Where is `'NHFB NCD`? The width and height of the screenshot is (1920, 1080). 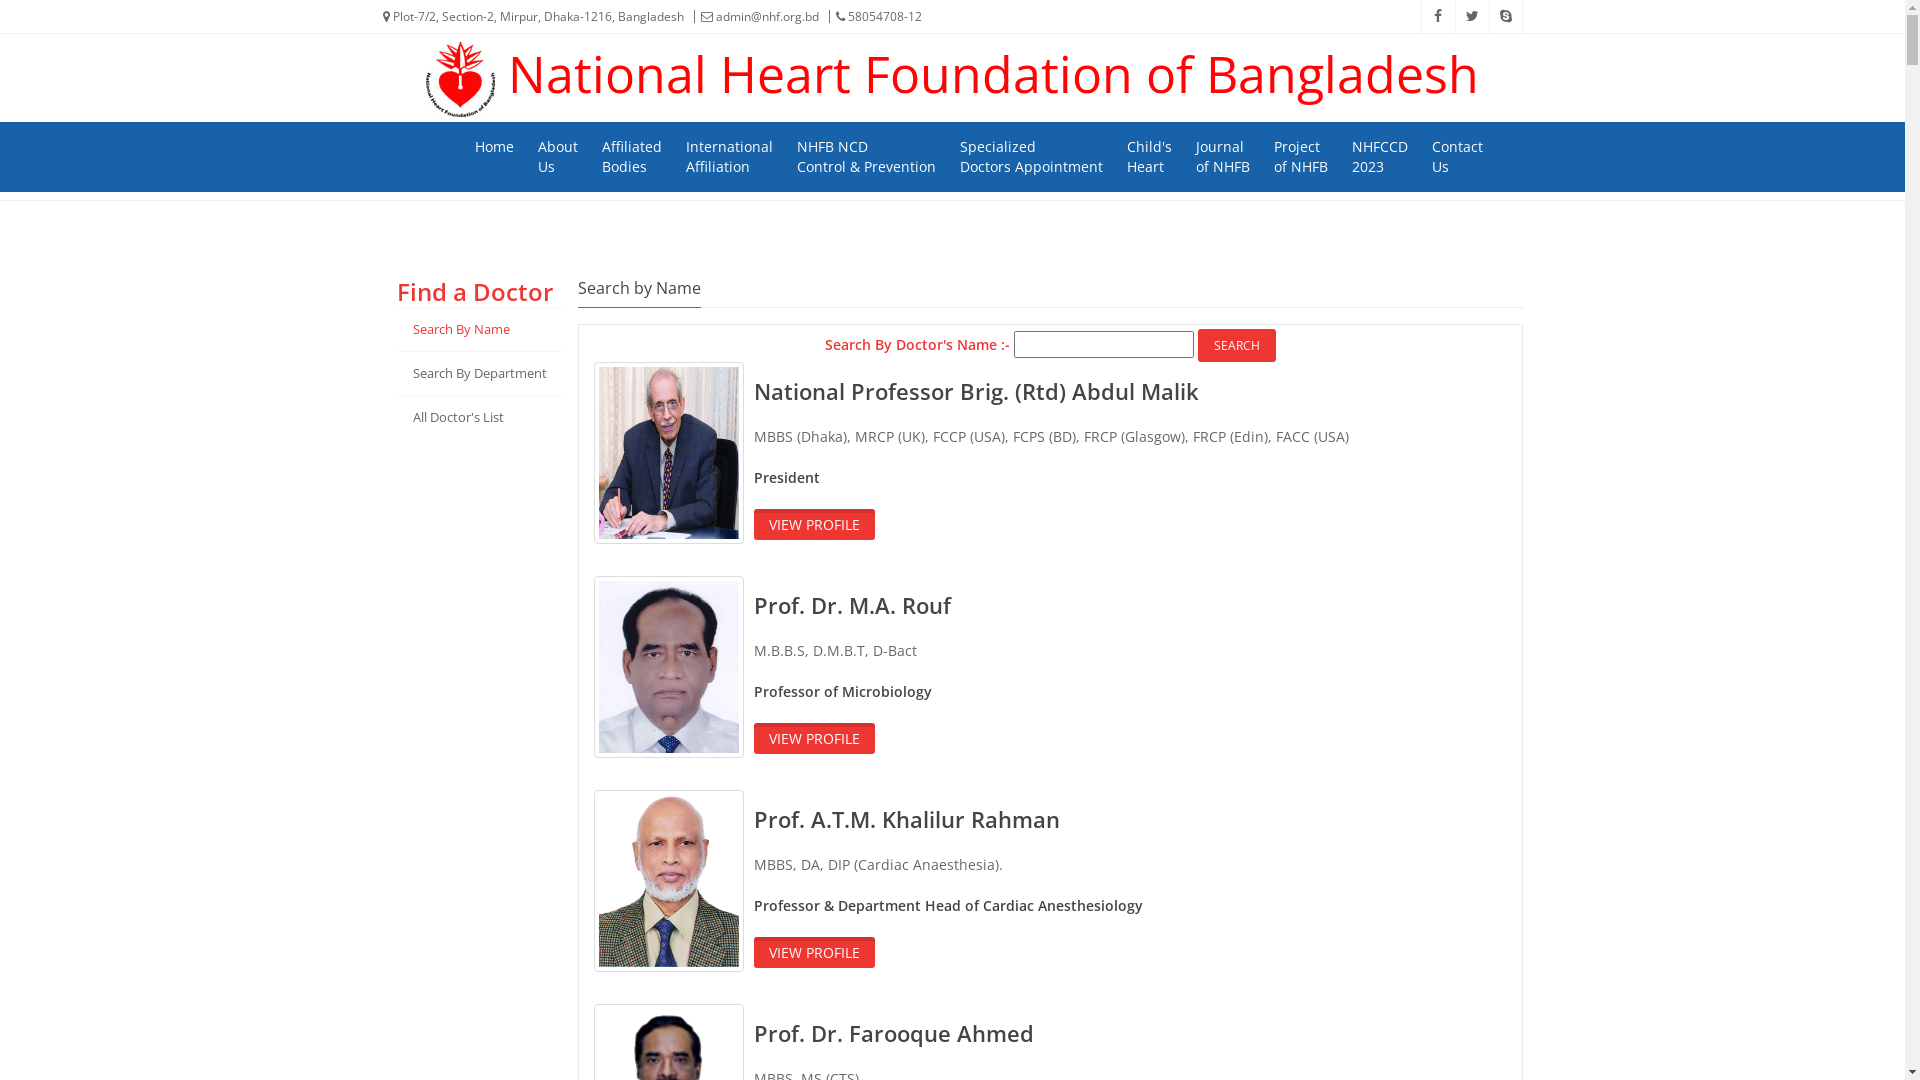
'NHFB NCD is located at coordinates (866, 156).